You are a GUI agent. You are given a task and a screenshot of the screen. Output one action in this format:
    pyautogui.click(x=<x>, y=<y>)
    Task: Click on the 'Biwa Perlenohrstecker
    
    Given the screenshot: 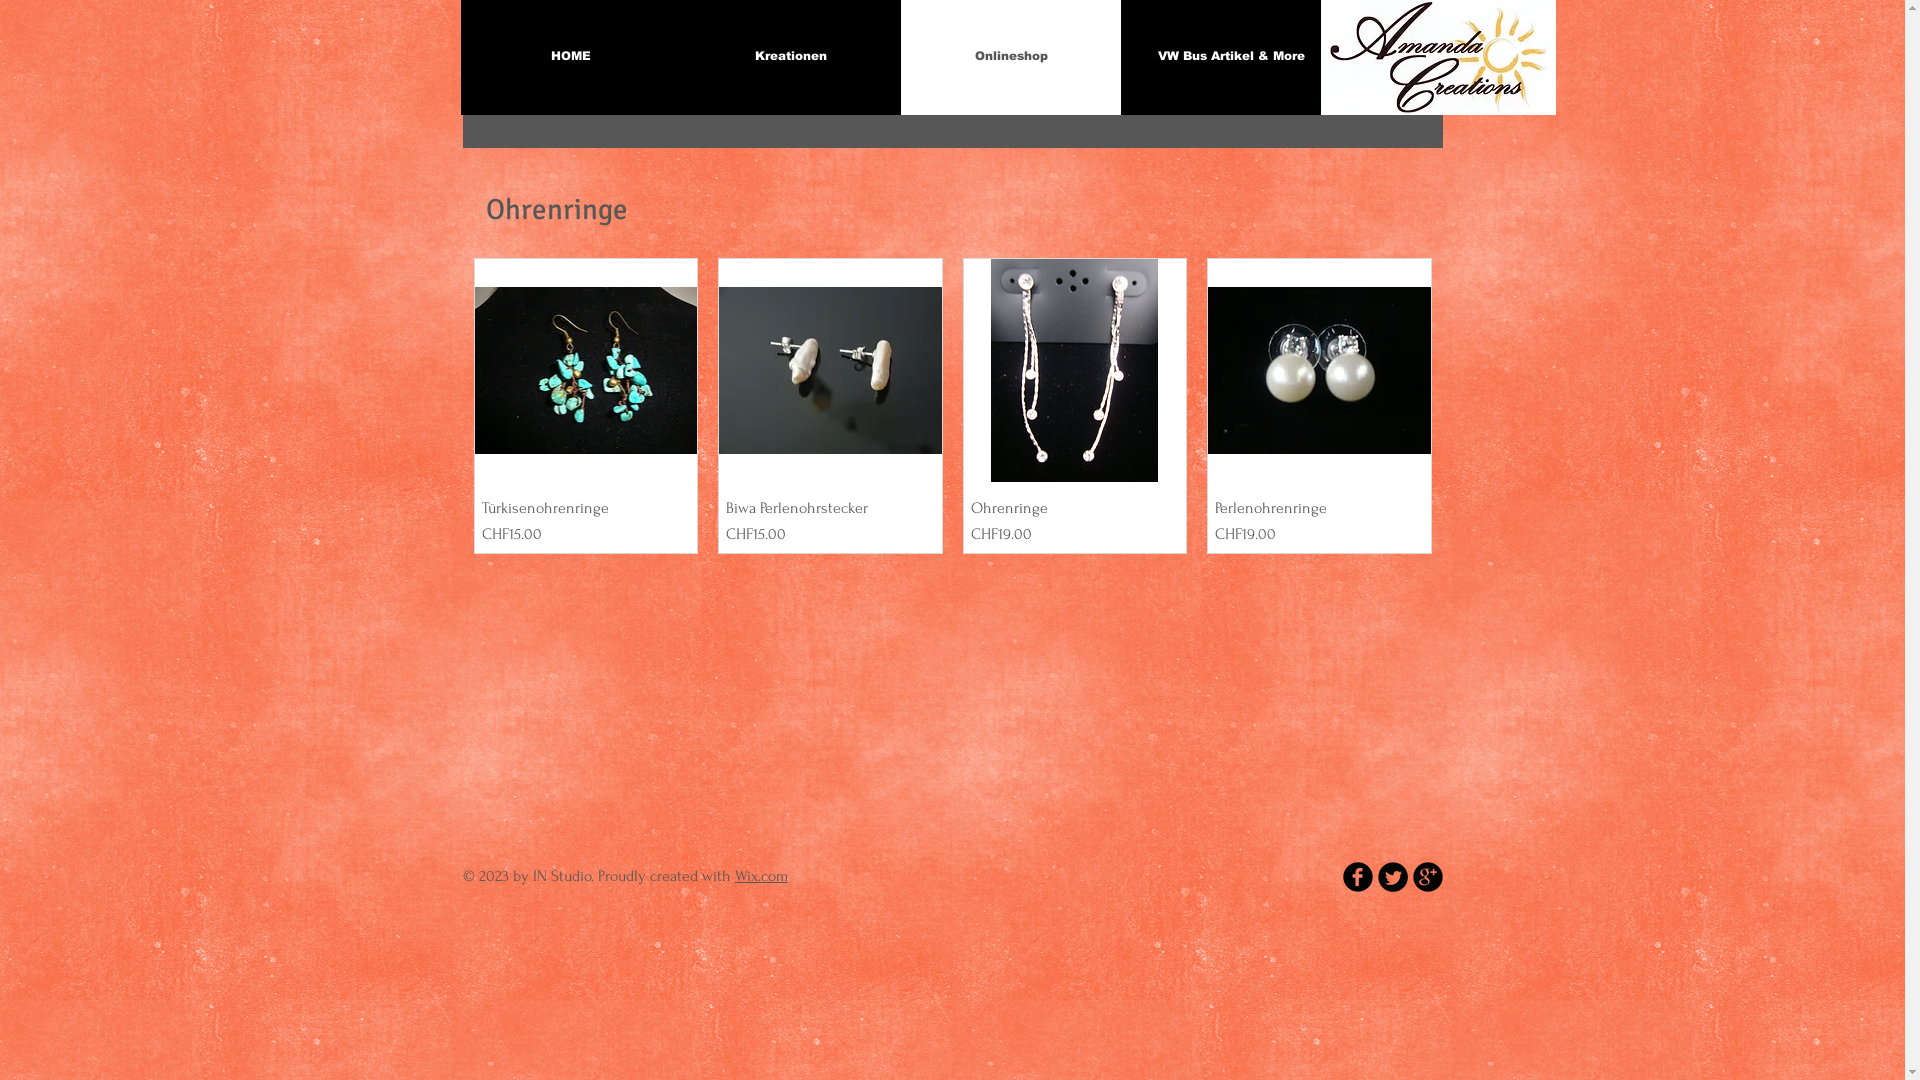 What is the action you would take?
    pyautogui.click(x=724, y=521)
    